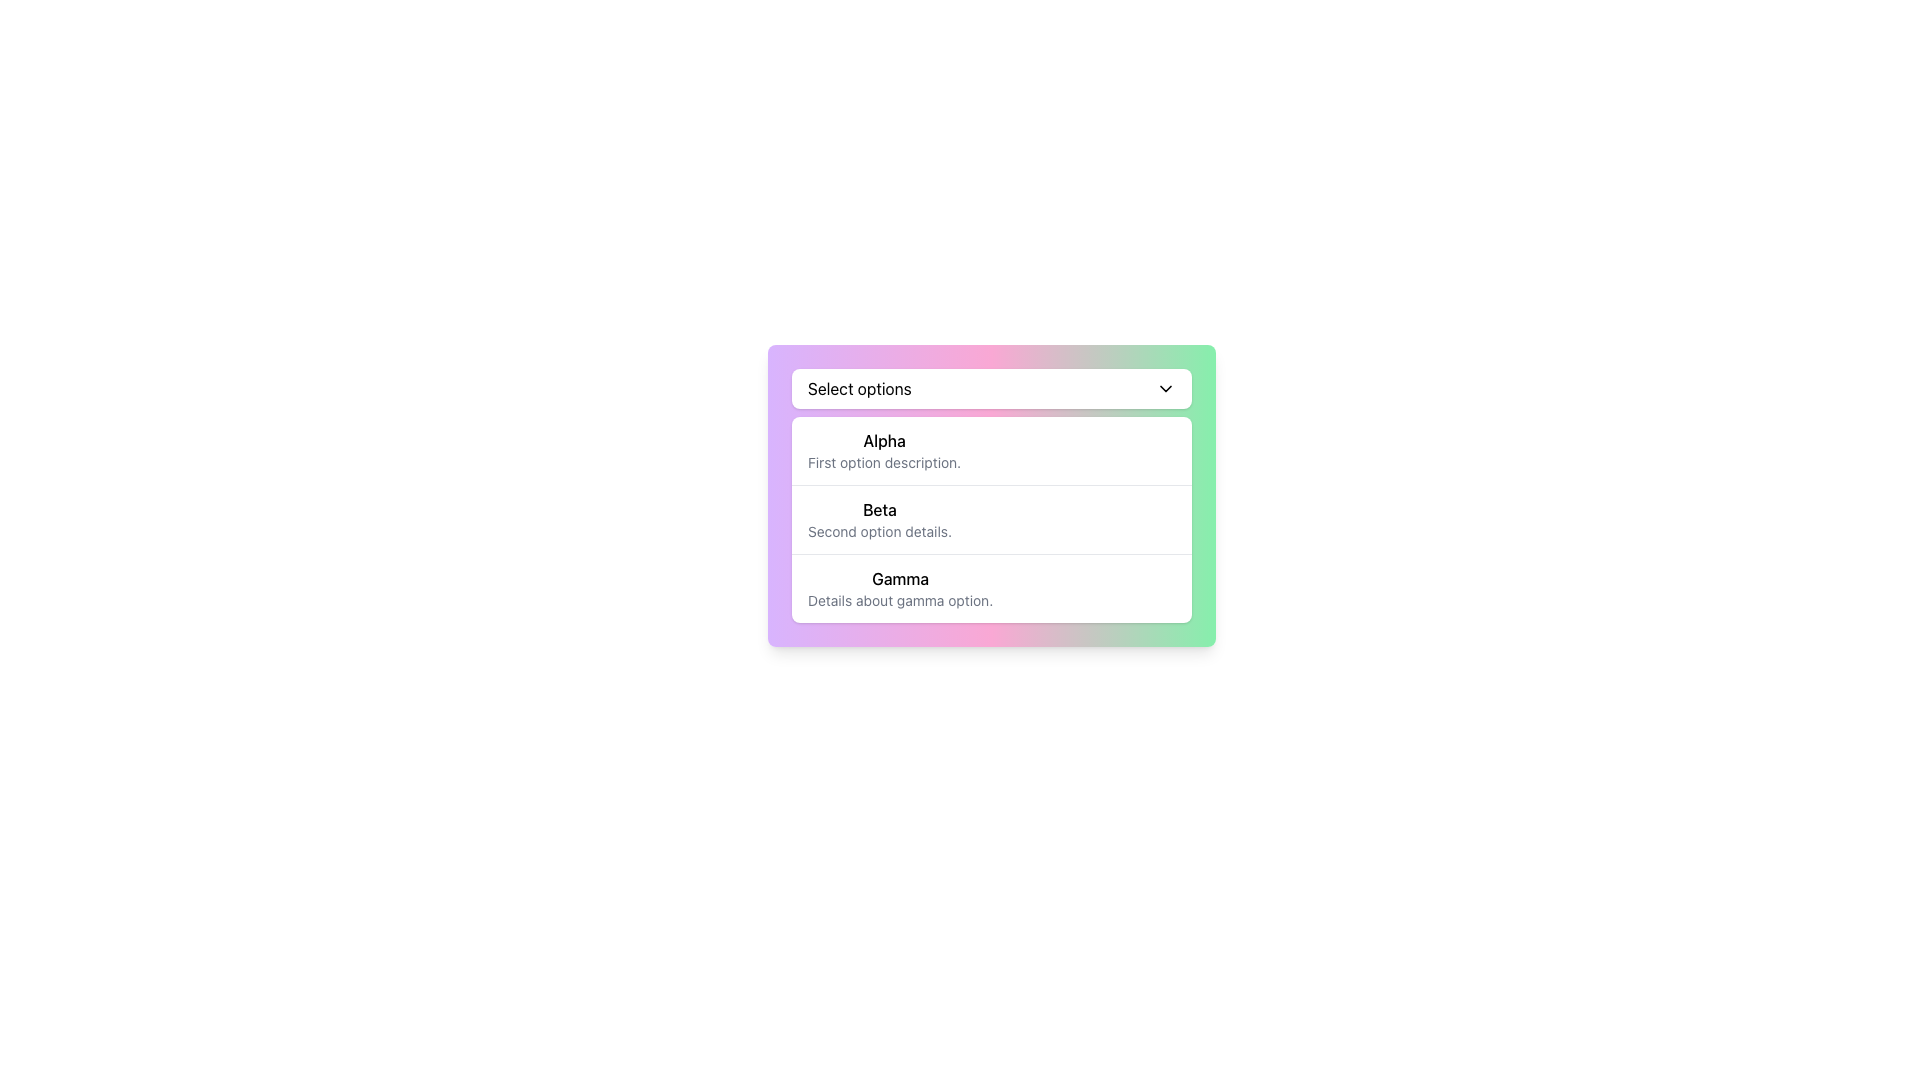 This screenshot has width=1920, height=1080. Describe the element at coordinates (992, 451) in the screenshot. I see `the first selectable option labeled 'Alpha' in the dropdown menu` at that location.